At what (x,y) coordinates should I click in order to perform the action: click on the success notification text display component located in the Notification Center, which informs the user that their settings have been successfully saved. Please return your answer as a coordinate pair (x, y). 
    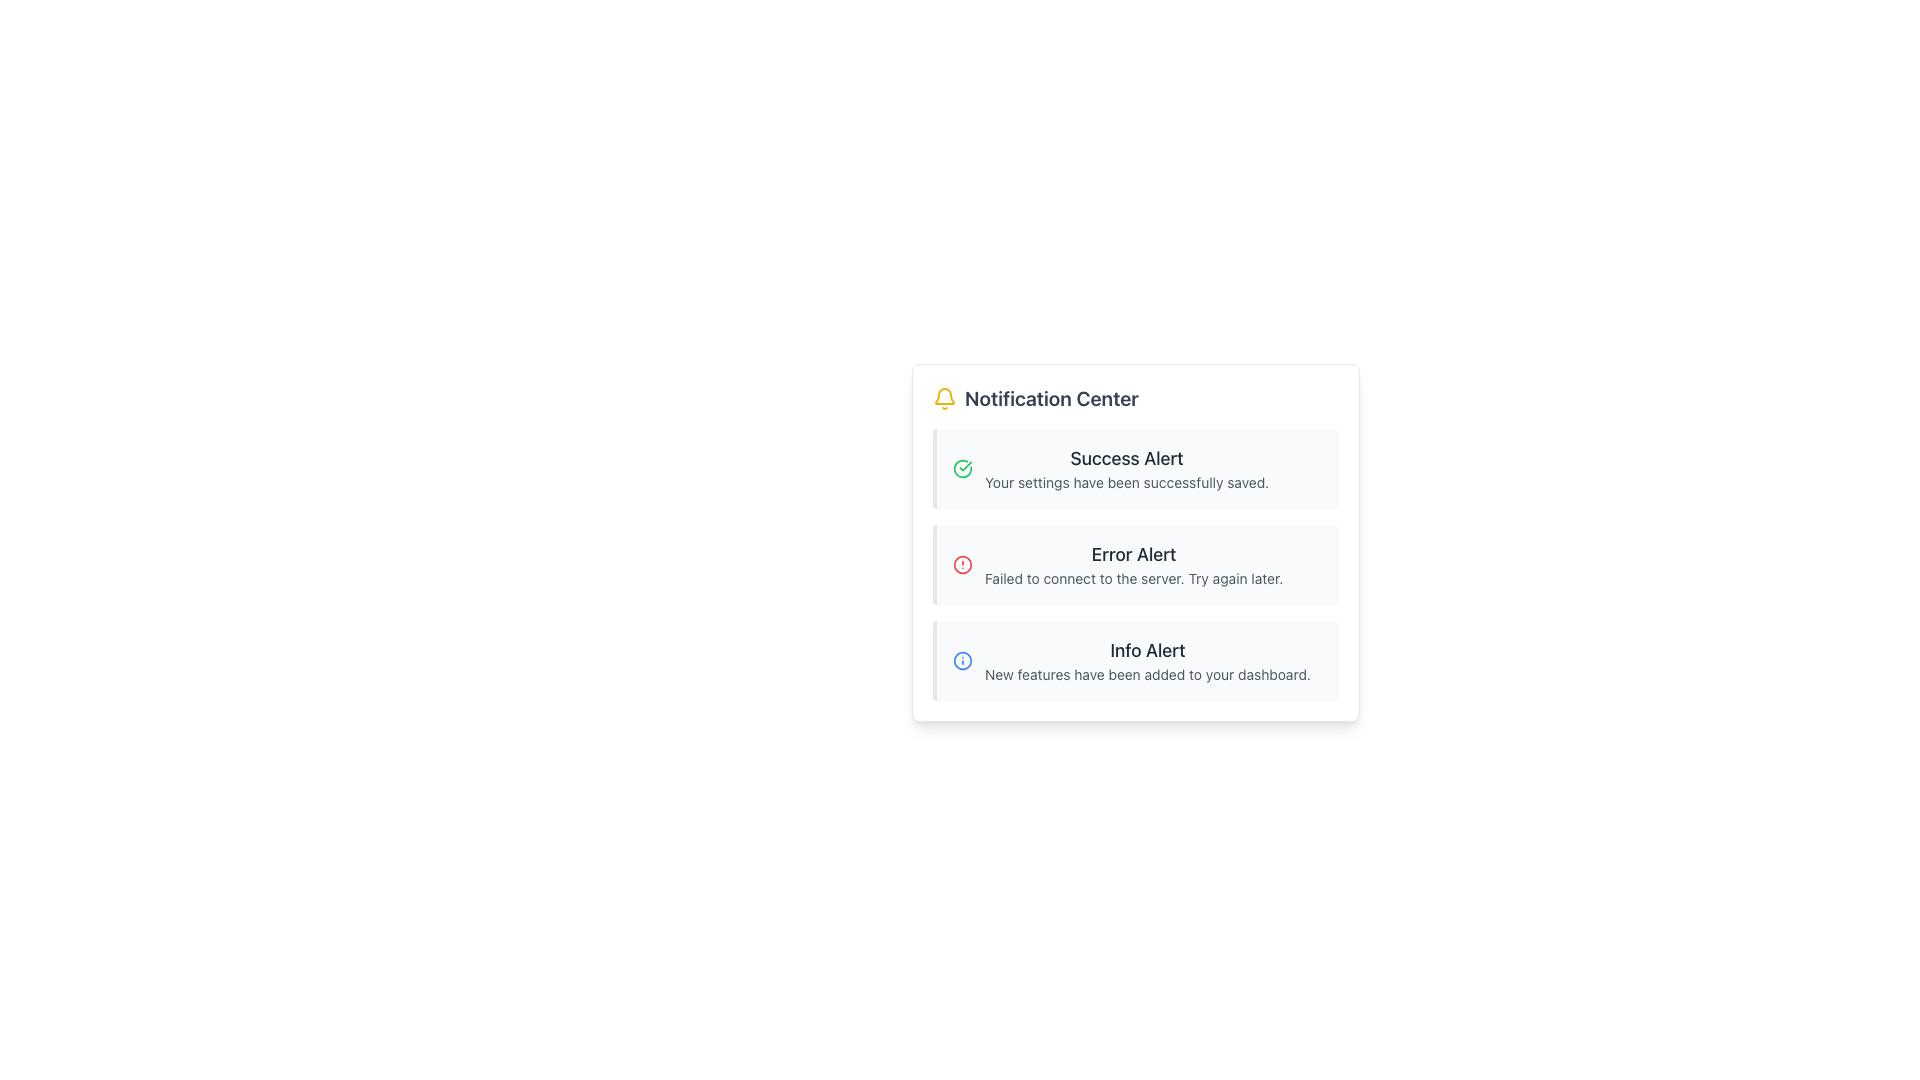
    Looking at the image, I should click on (1127, 469).